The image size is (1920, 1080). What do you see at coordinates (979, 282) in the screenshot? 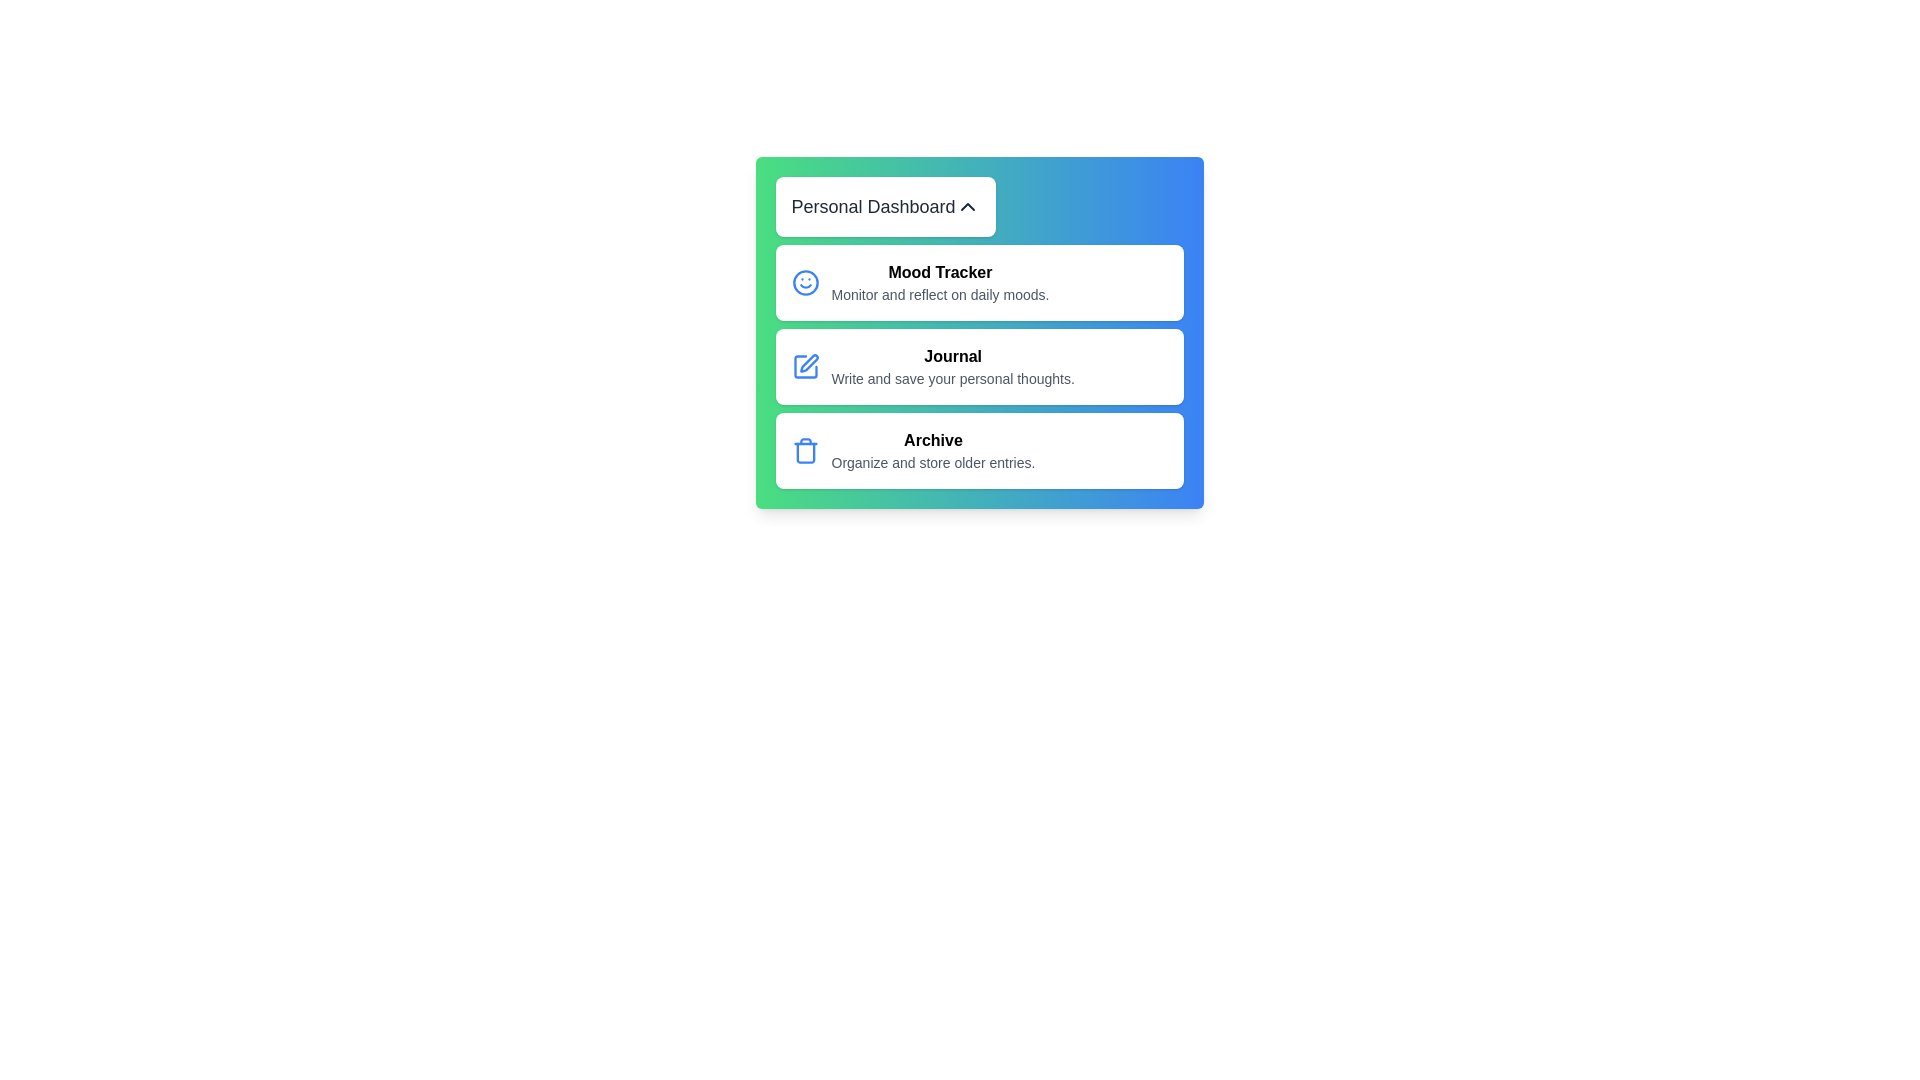
I see `the menu item Mood Tracker from the list` at bounding box center [979, 282].